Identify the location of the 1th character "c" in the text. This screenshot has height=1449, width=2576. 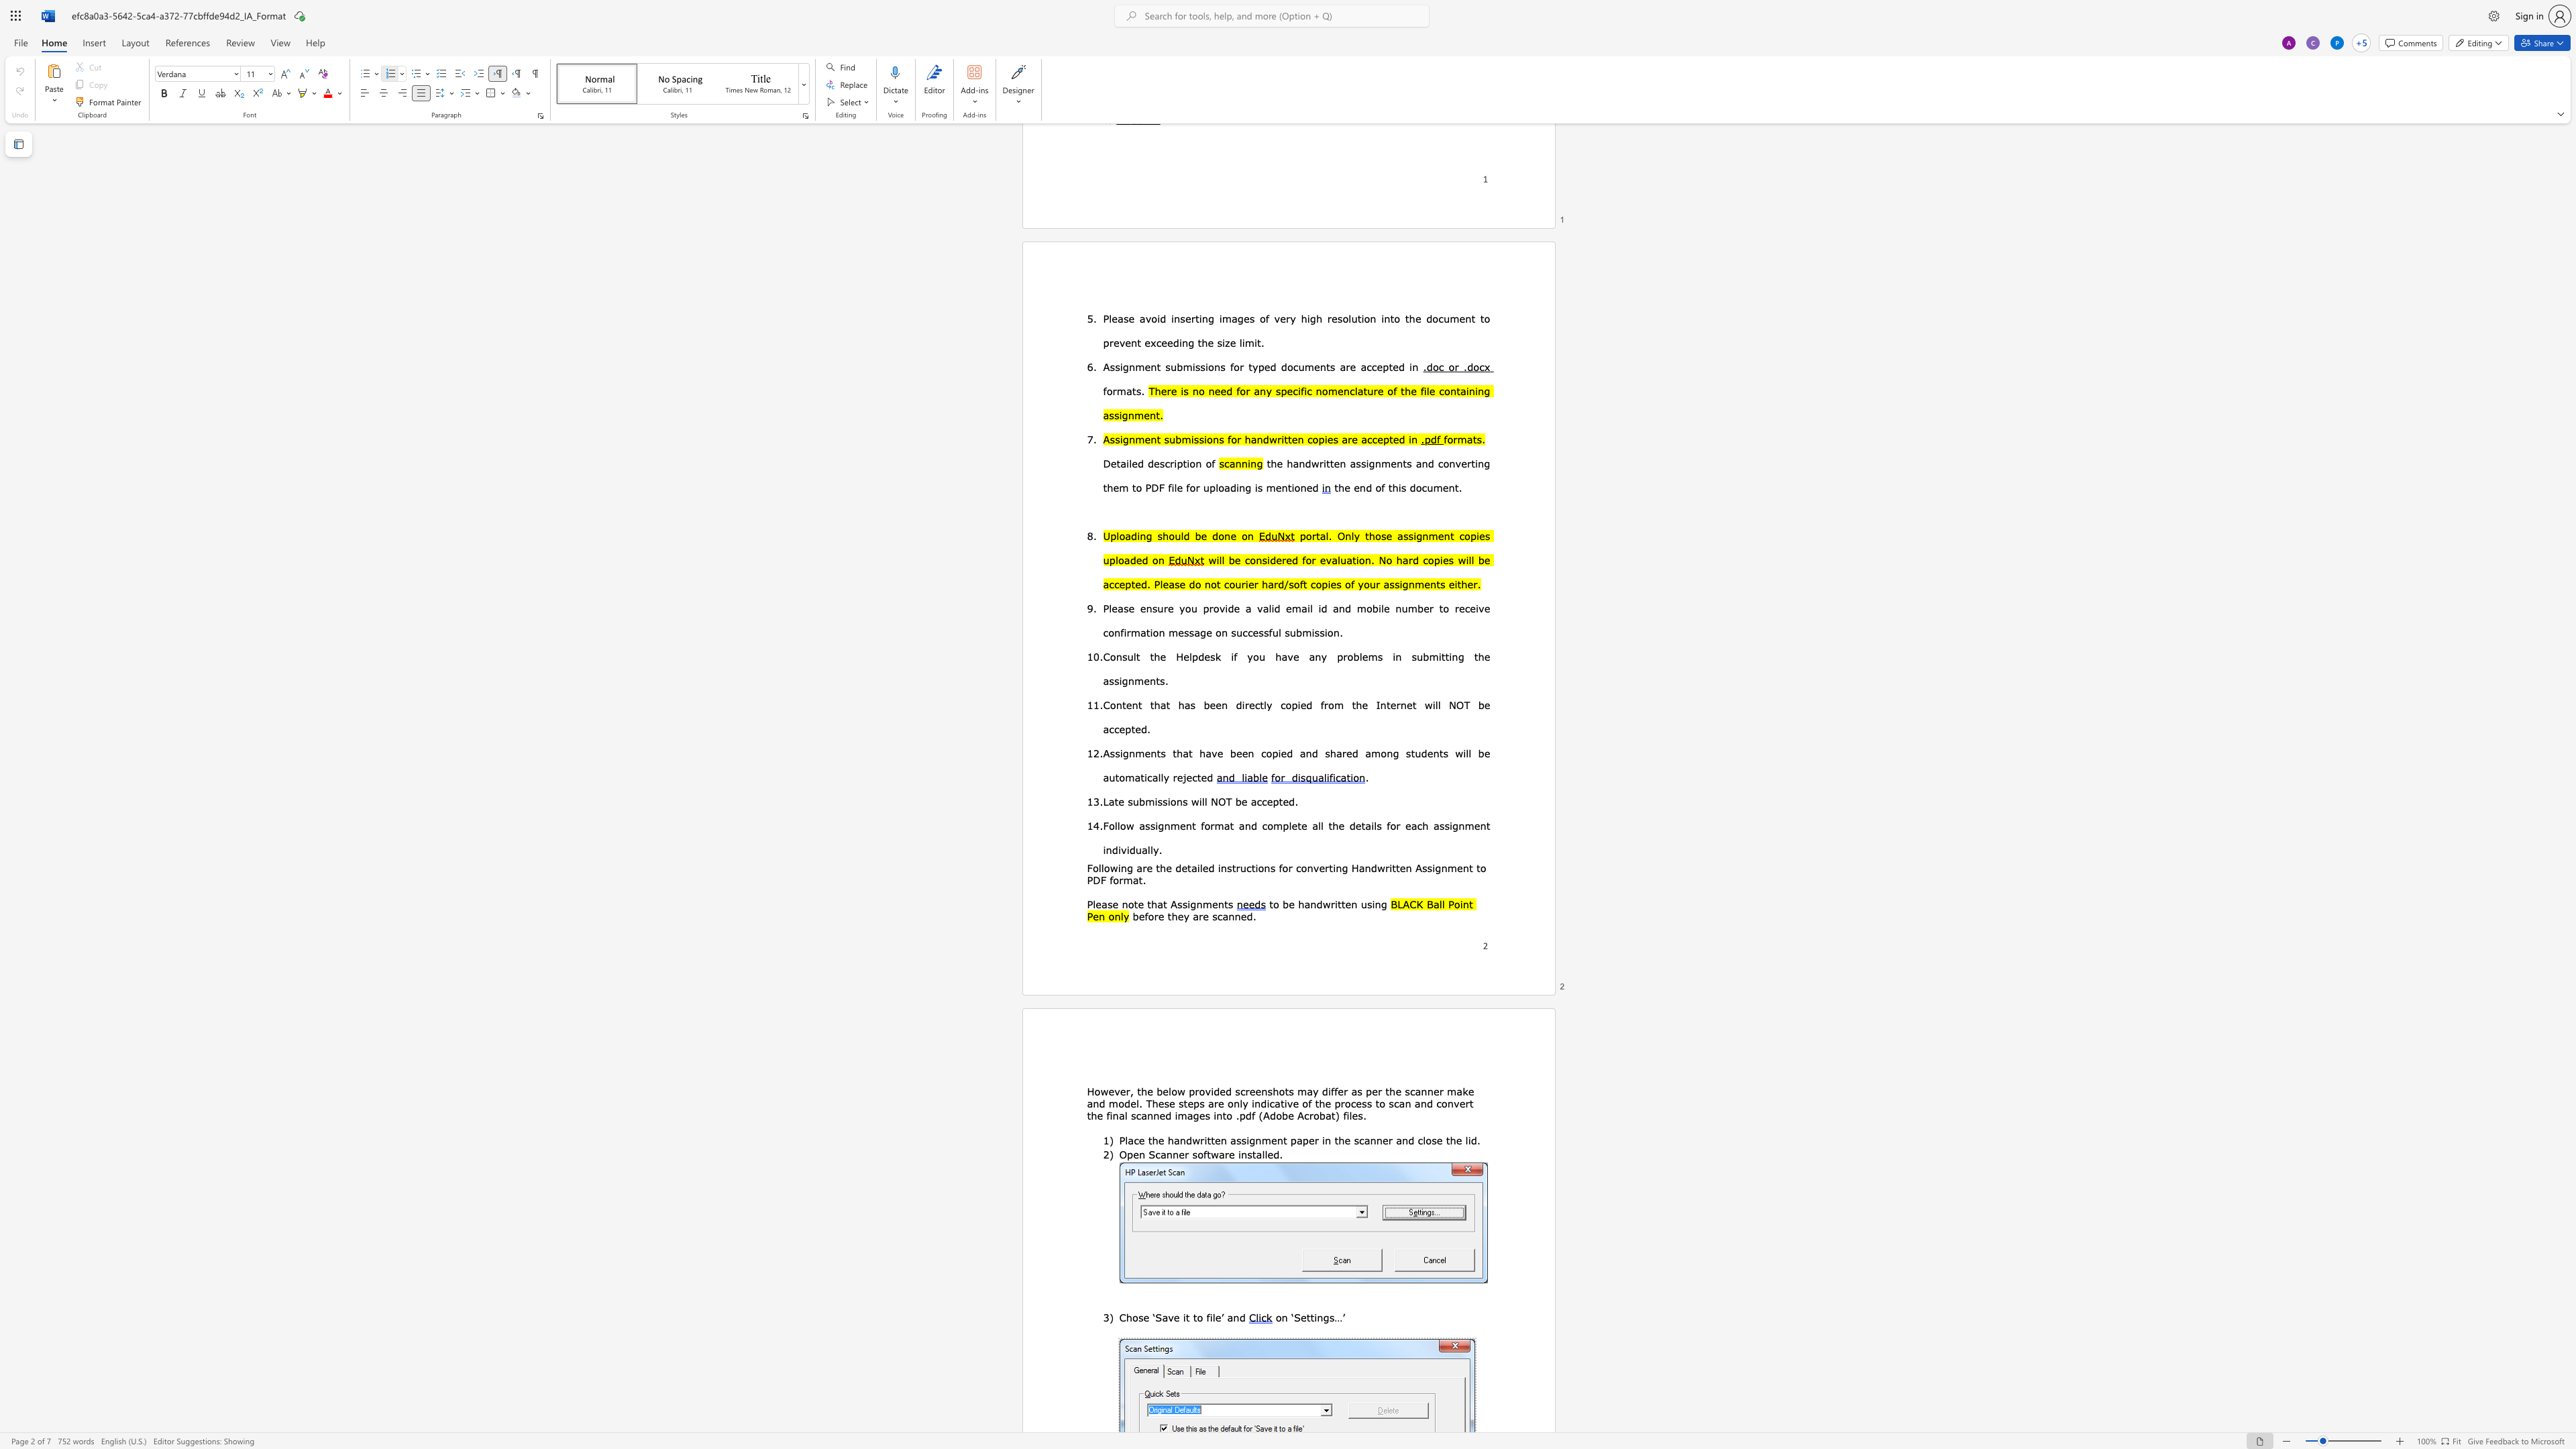
(1264, 824).